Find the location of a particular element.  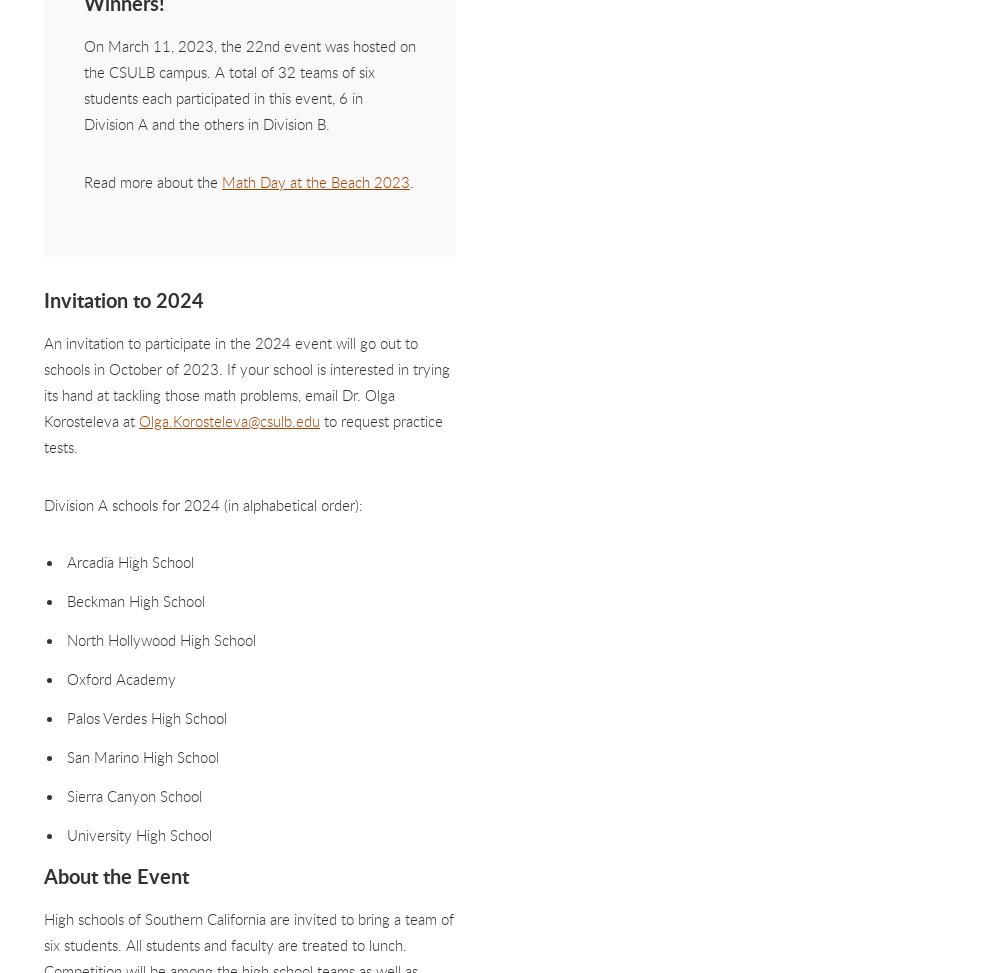

'Beckman High School' is located at coordinates (66, 599).